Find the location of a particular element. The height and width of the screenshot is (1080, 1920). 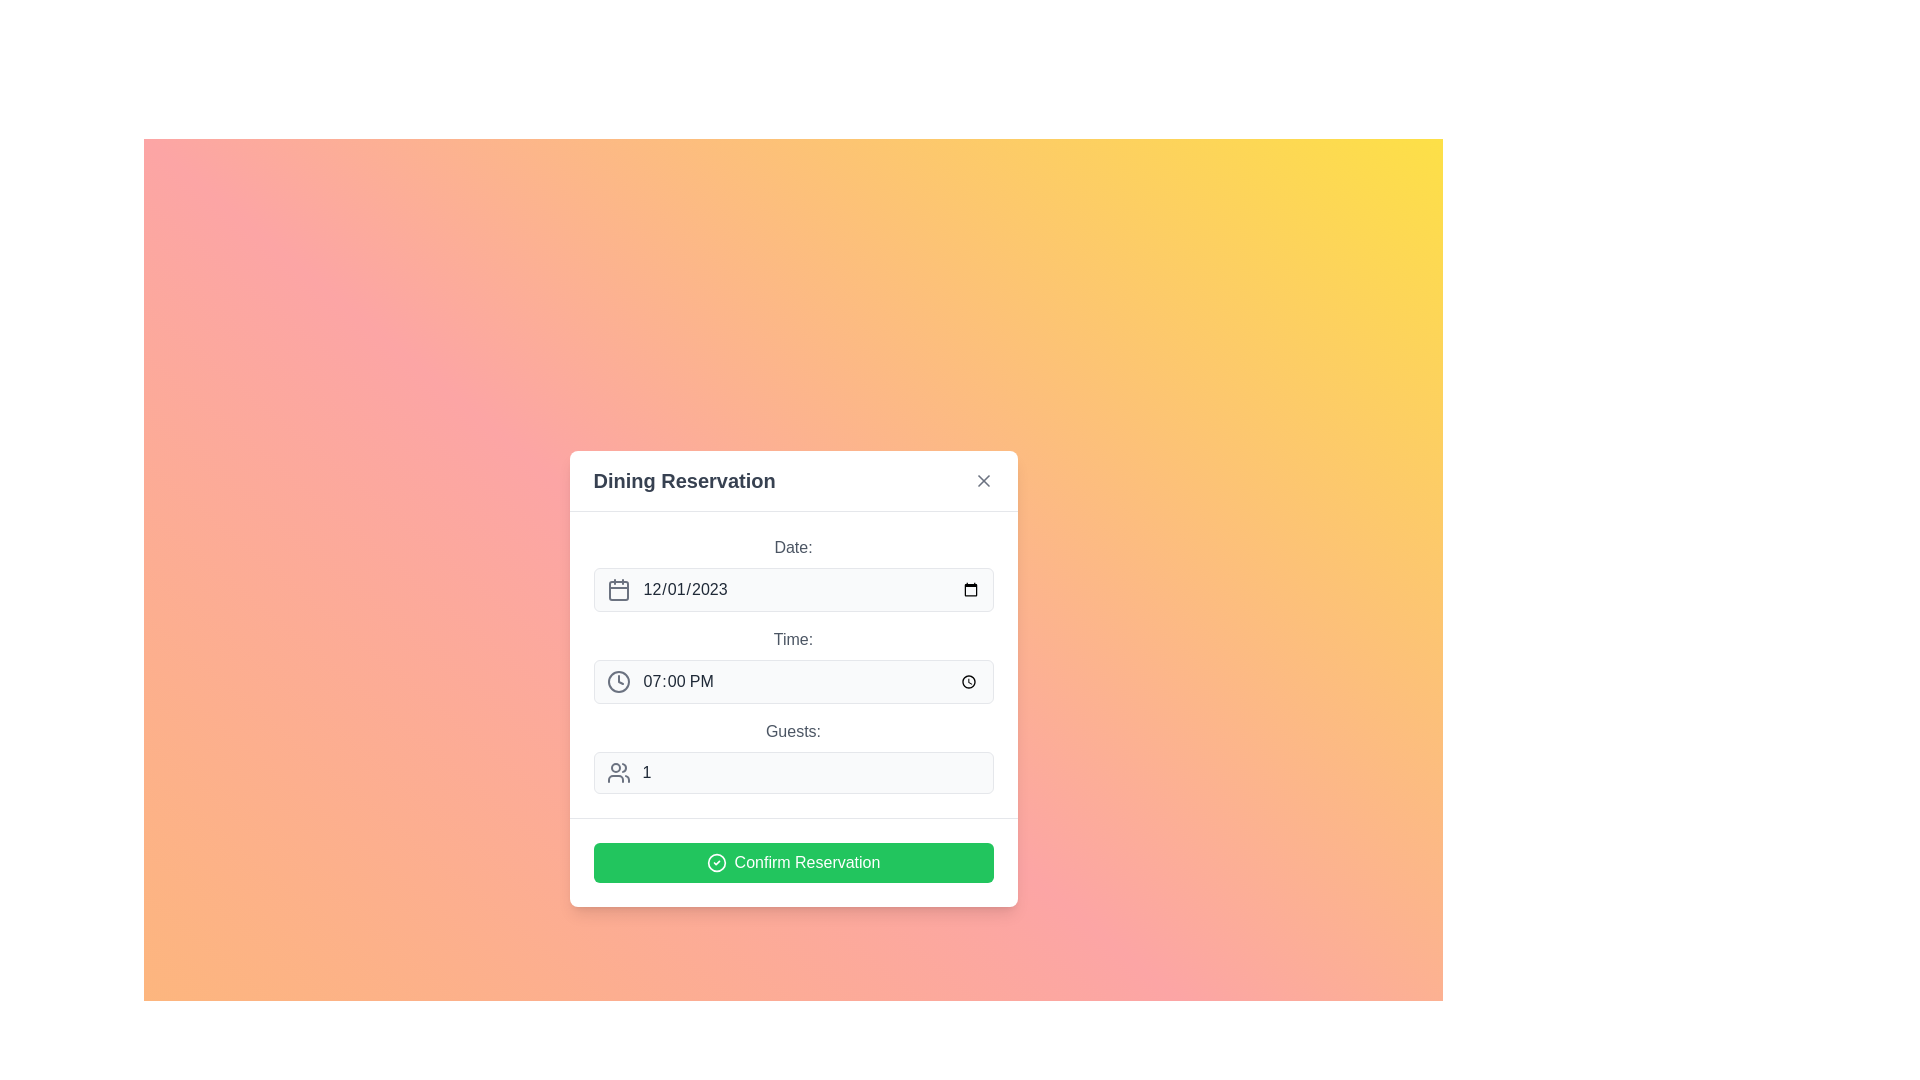

the Time field in the dining reservation form to set the time is located at coordinates (792, 677).